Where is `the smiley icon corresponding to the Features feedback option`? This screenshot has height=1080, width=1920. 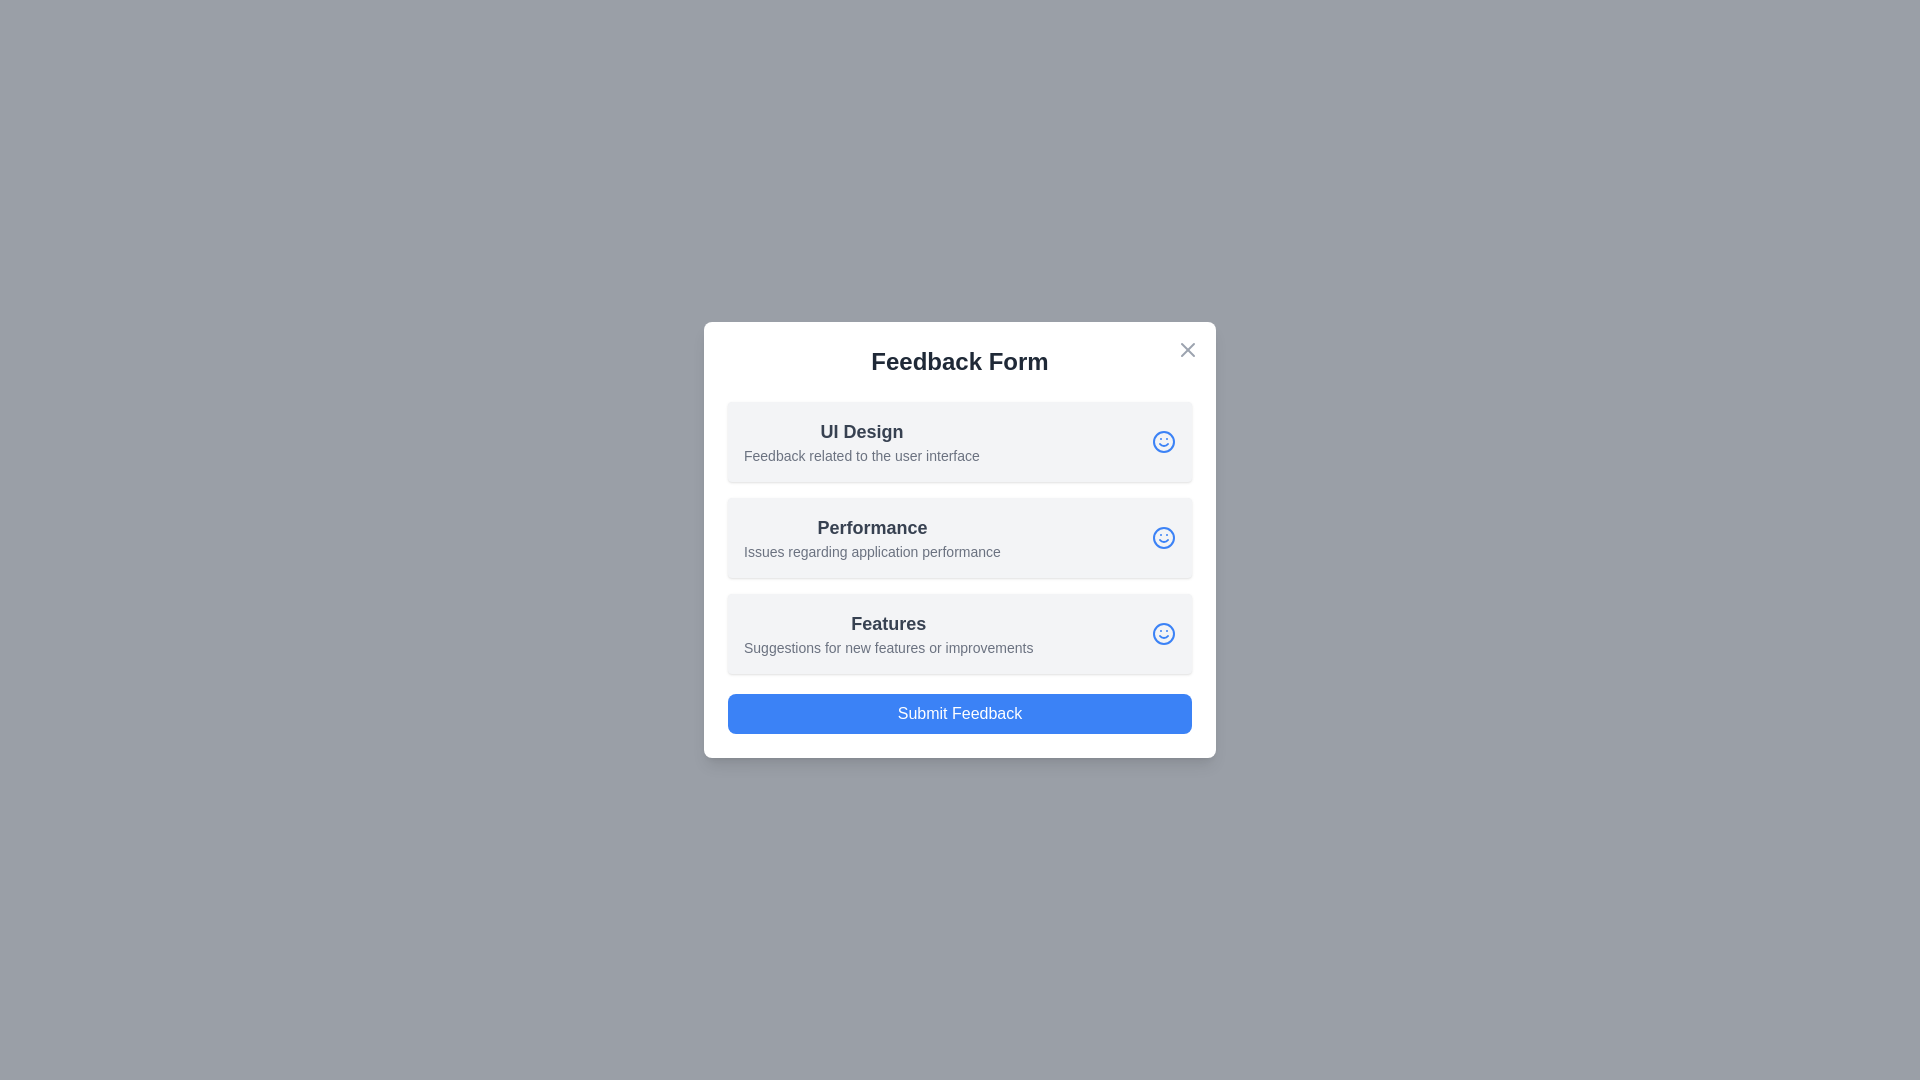 the smiley icon corresponding to the Features feedback option is located at coordinates (1163, 633).